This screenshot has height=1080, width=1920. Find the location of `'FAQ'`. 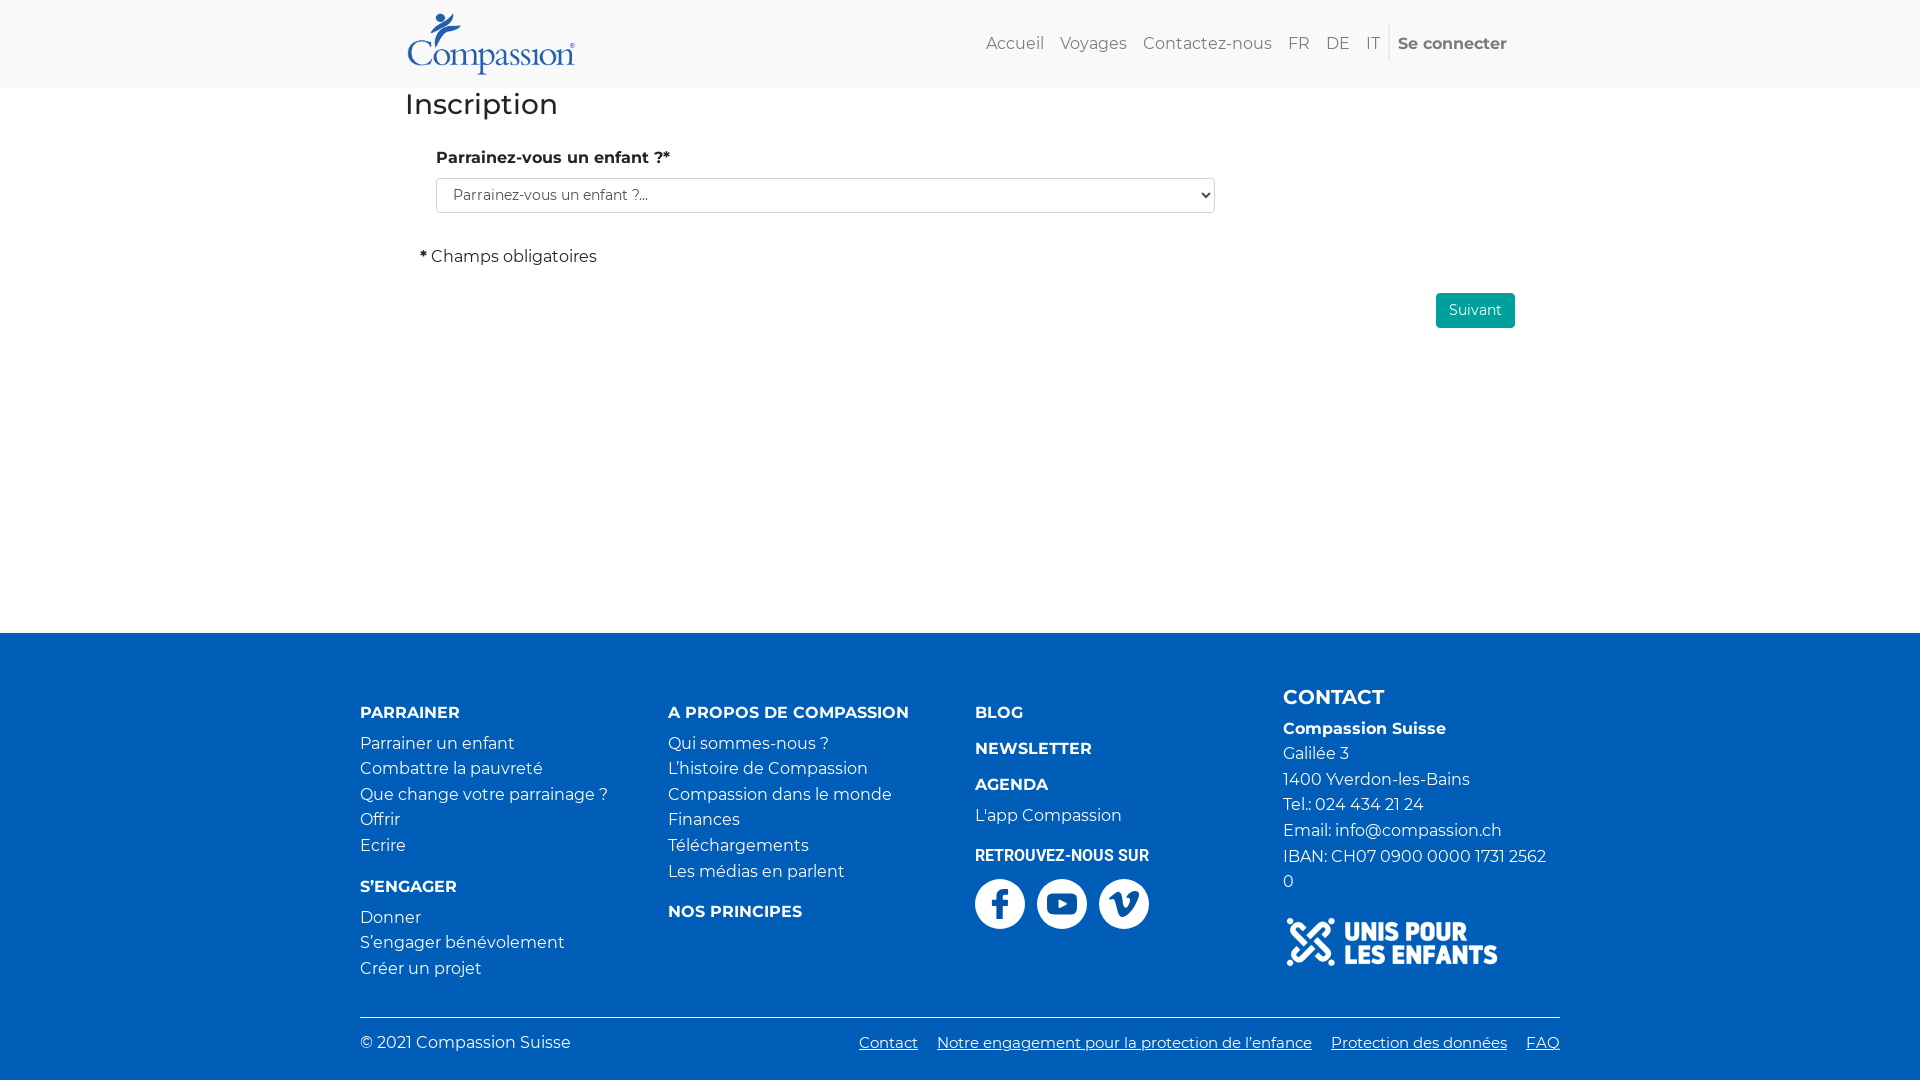

'FAQ' is located at coordinates (1541, 1041).